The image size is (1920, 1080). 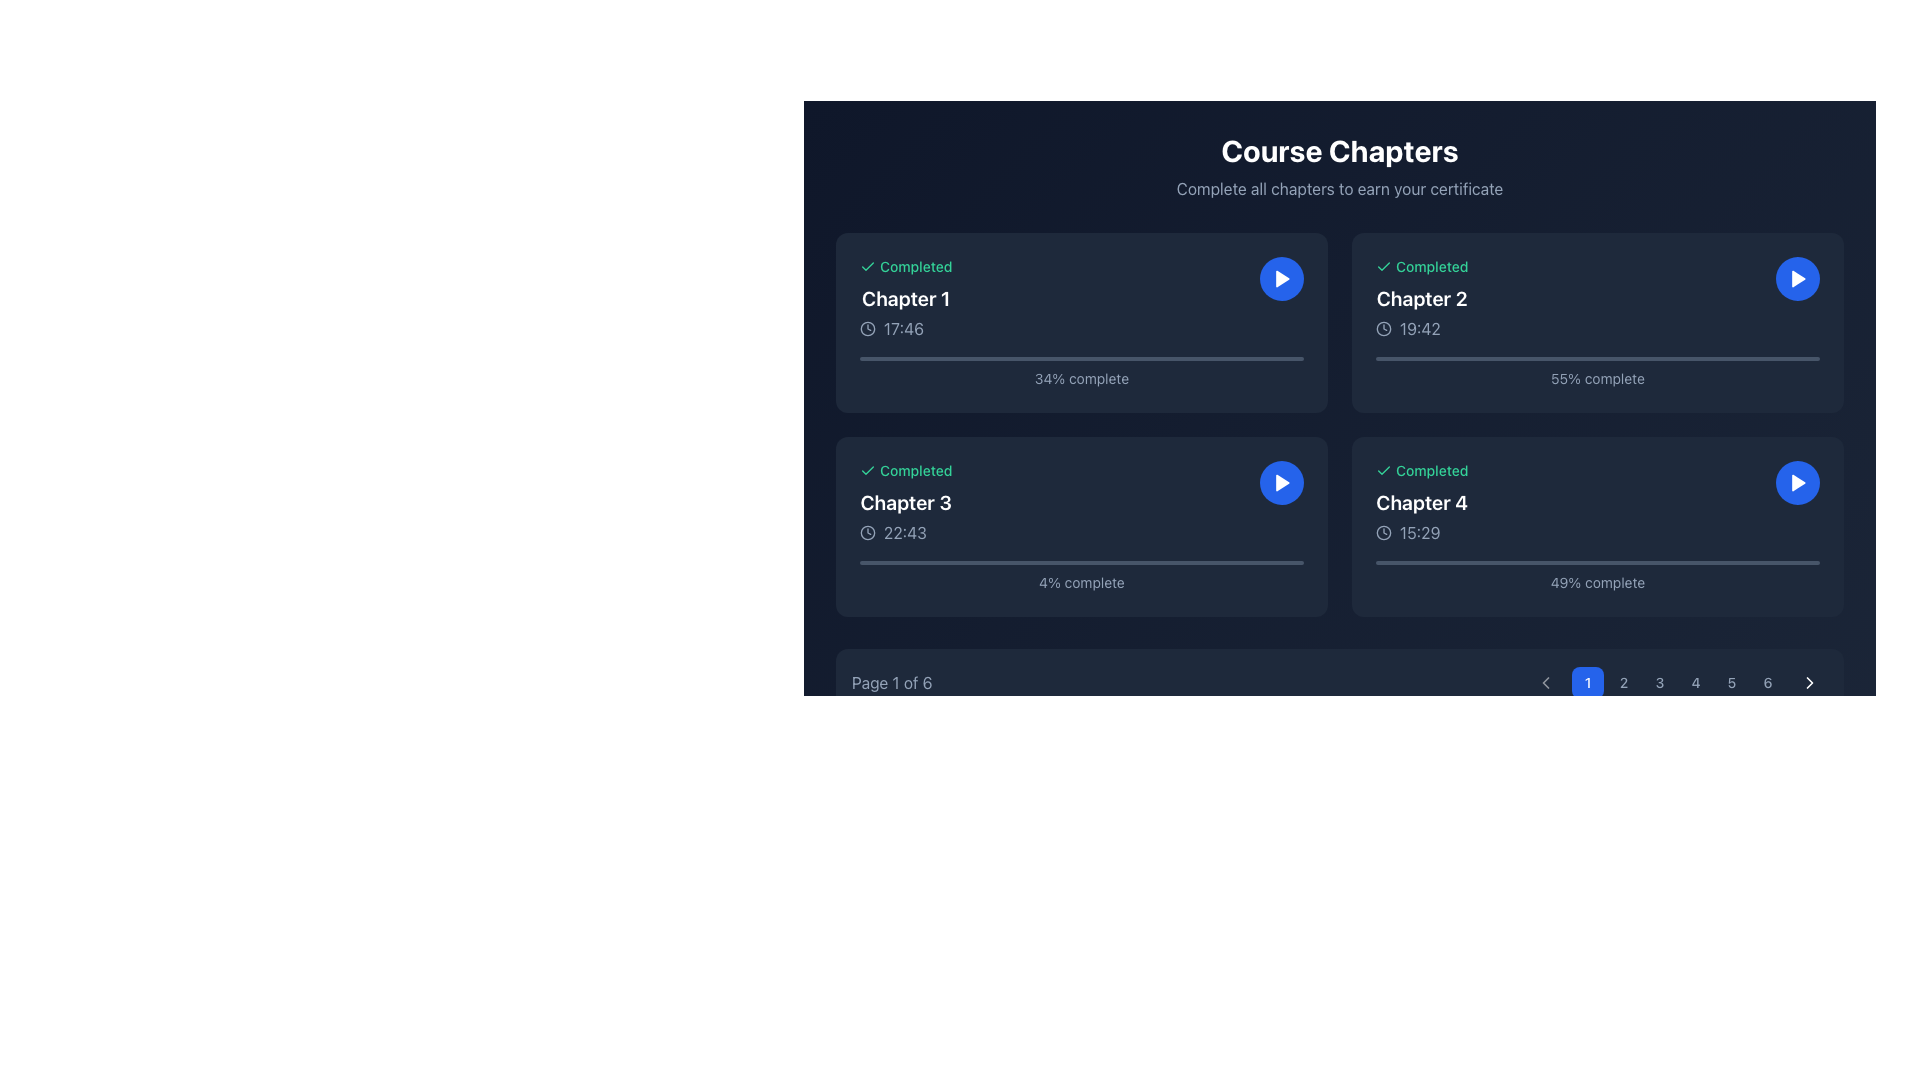 I want to click on text displayed in the light gray Text Label showing the time '19:42', which is positioned to the right of a clock icon in the second card of the chapter list interface, so click(x=1419, y=327).